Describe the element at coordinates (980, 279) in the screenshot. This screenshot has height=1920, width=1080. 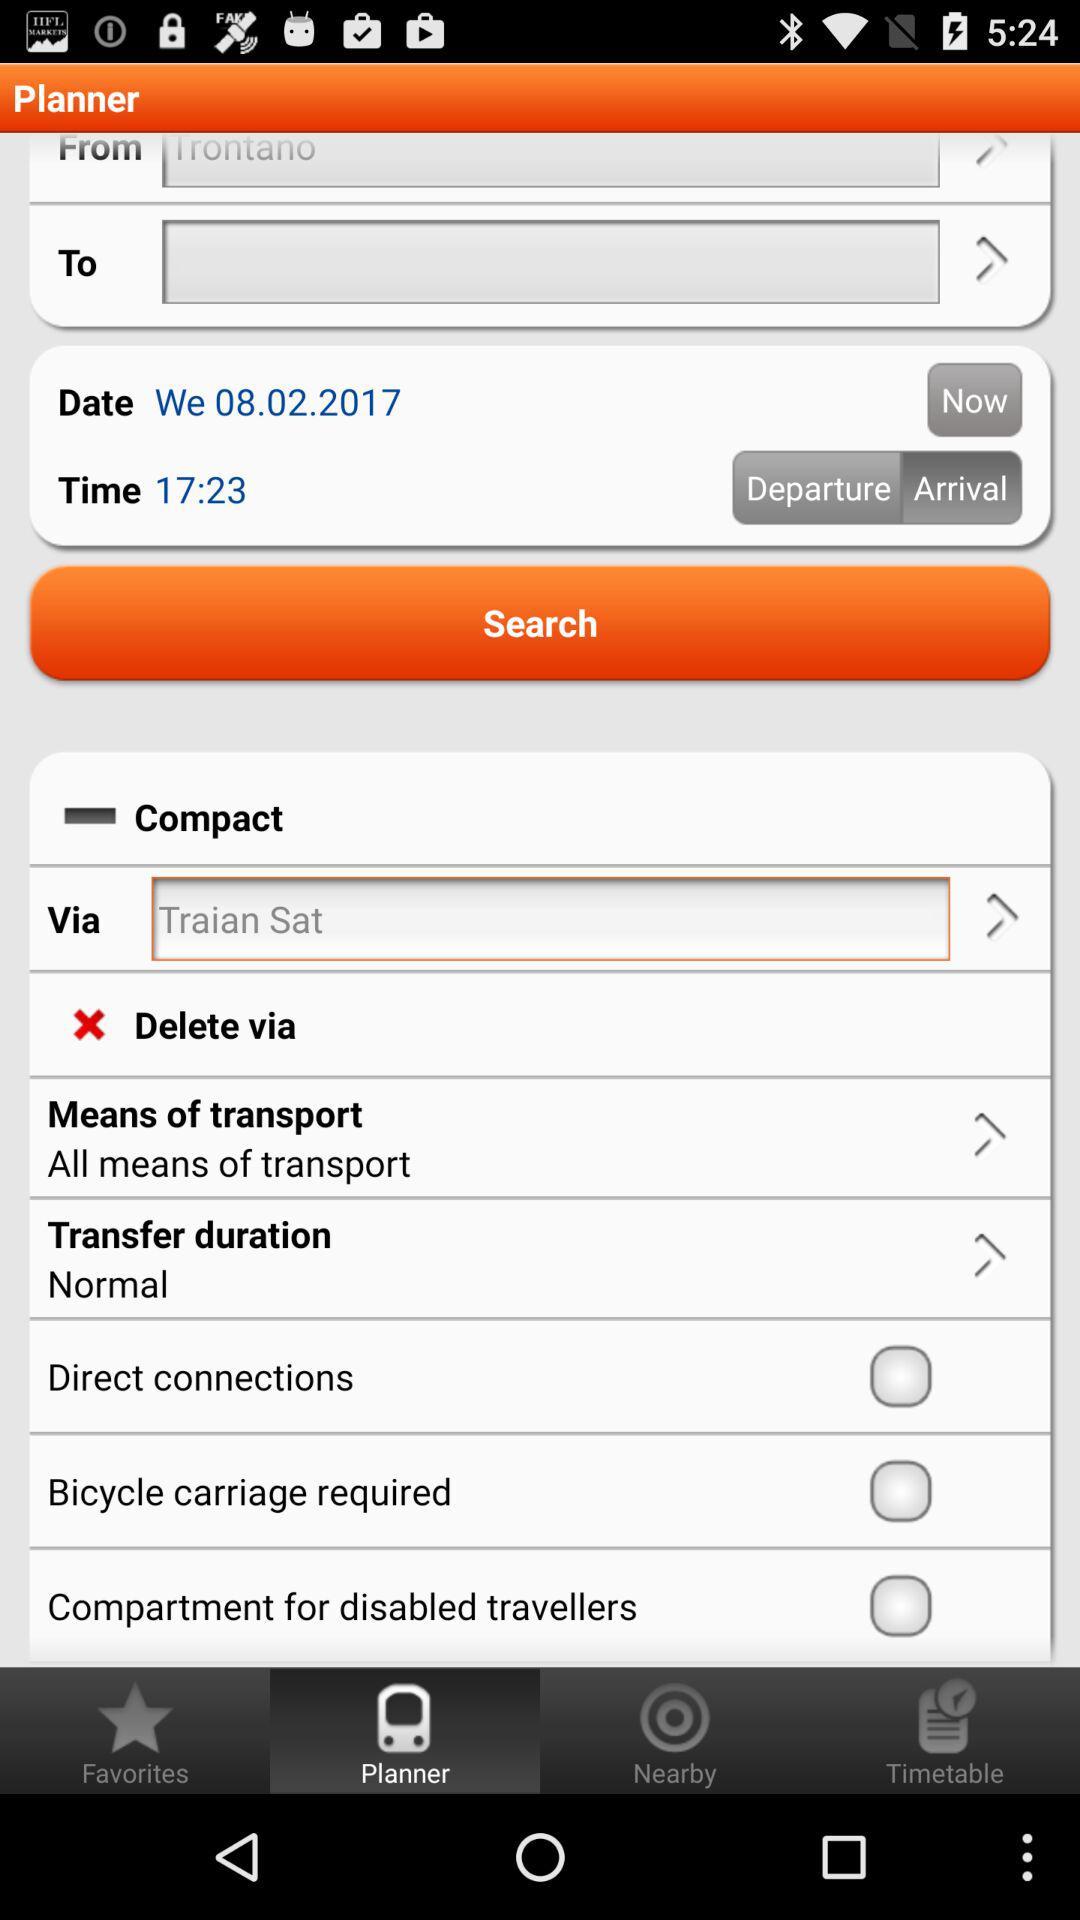
I see `the arrow_forward icon` at that location.